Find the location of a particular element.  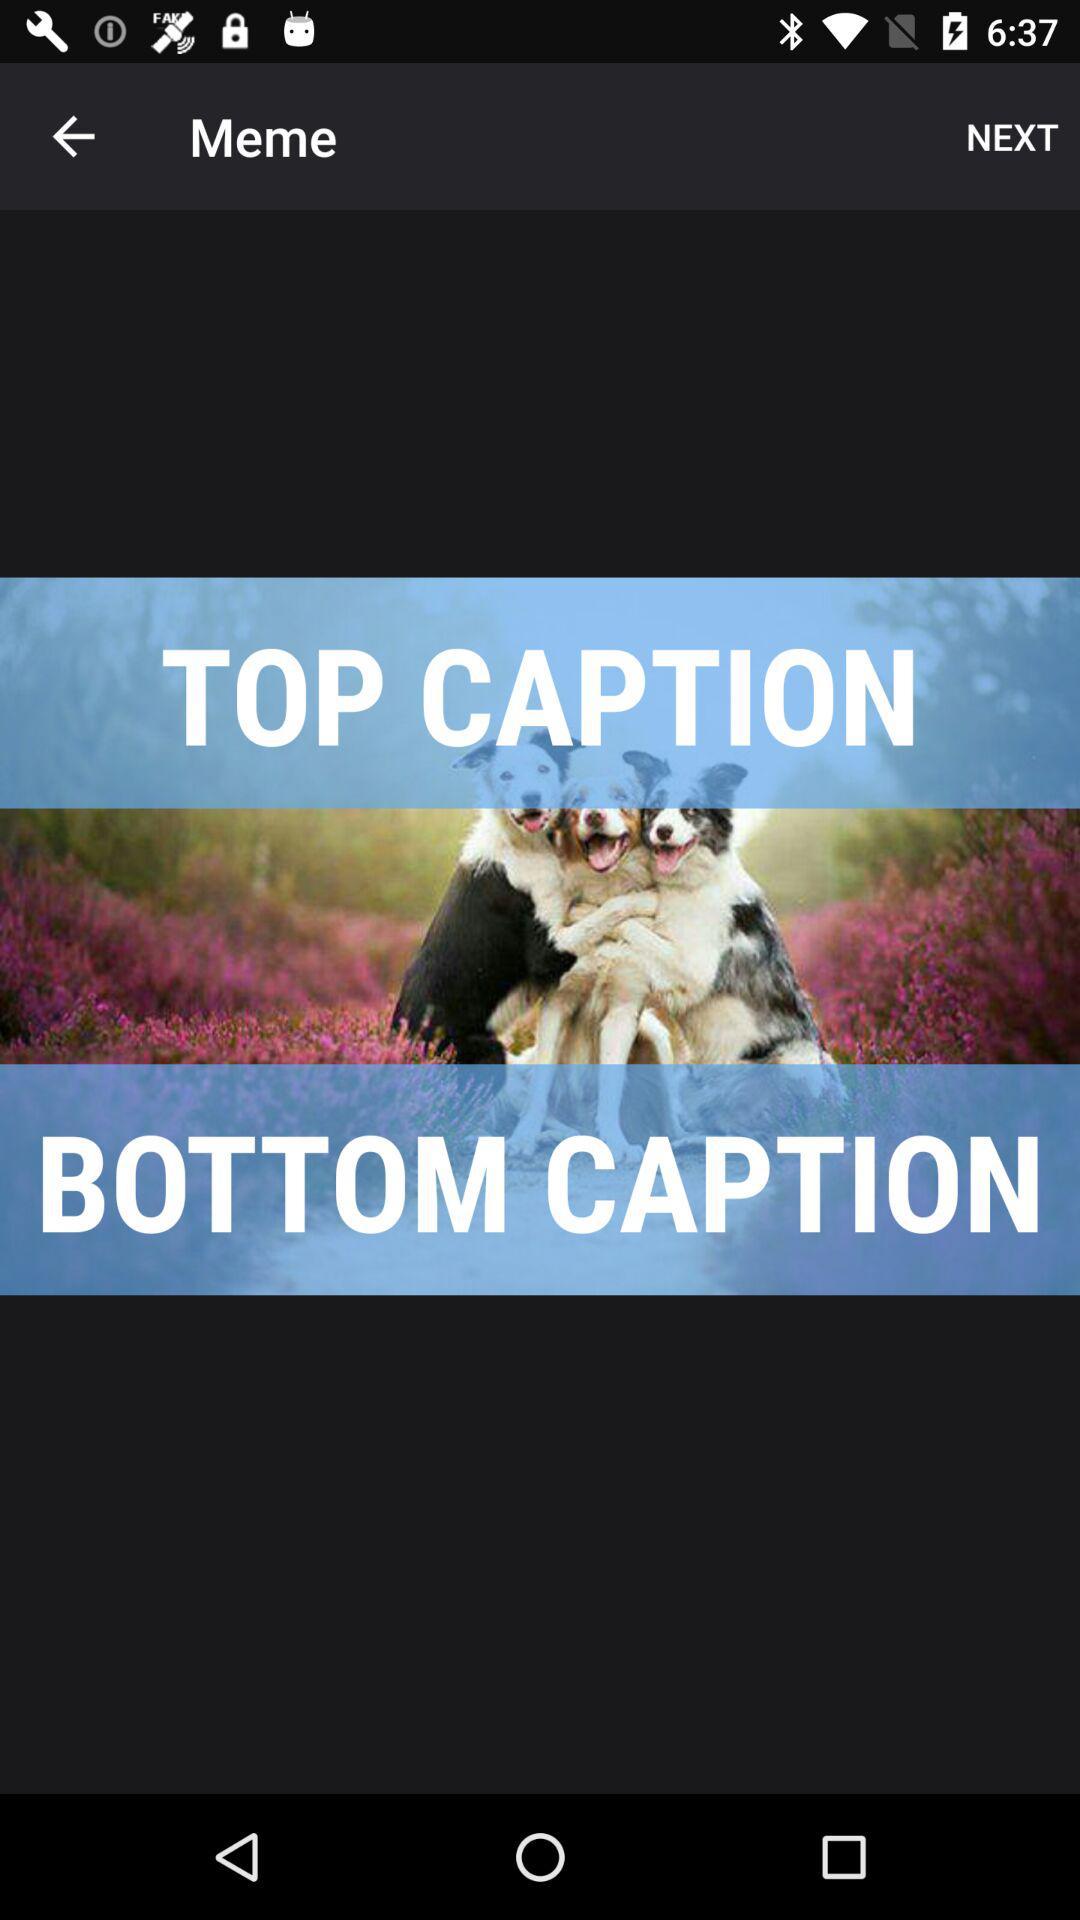

click the center page is located at coordinates (540, 935).